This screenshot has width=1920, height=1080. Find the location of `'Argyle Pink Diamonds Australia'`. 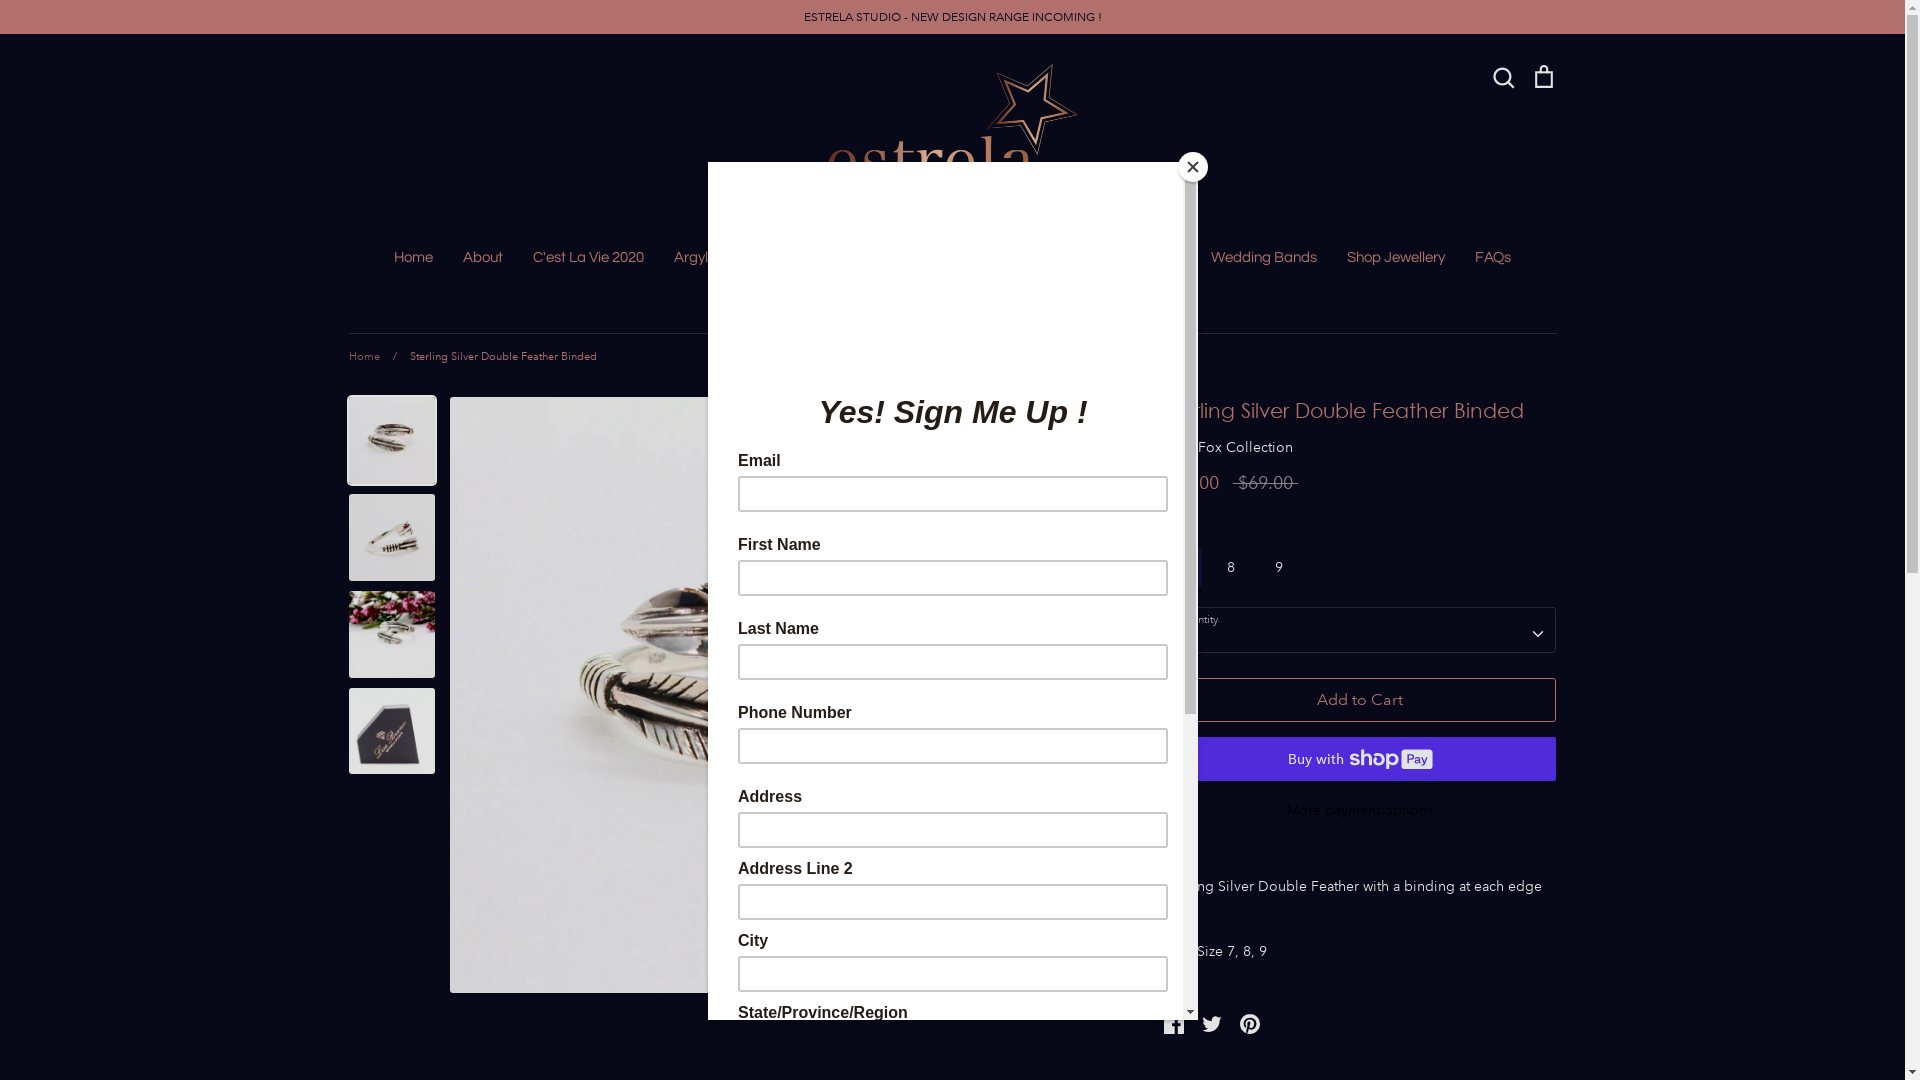

'Argyle Pink Diamonds Australia' is located at coordinates (776, 256).